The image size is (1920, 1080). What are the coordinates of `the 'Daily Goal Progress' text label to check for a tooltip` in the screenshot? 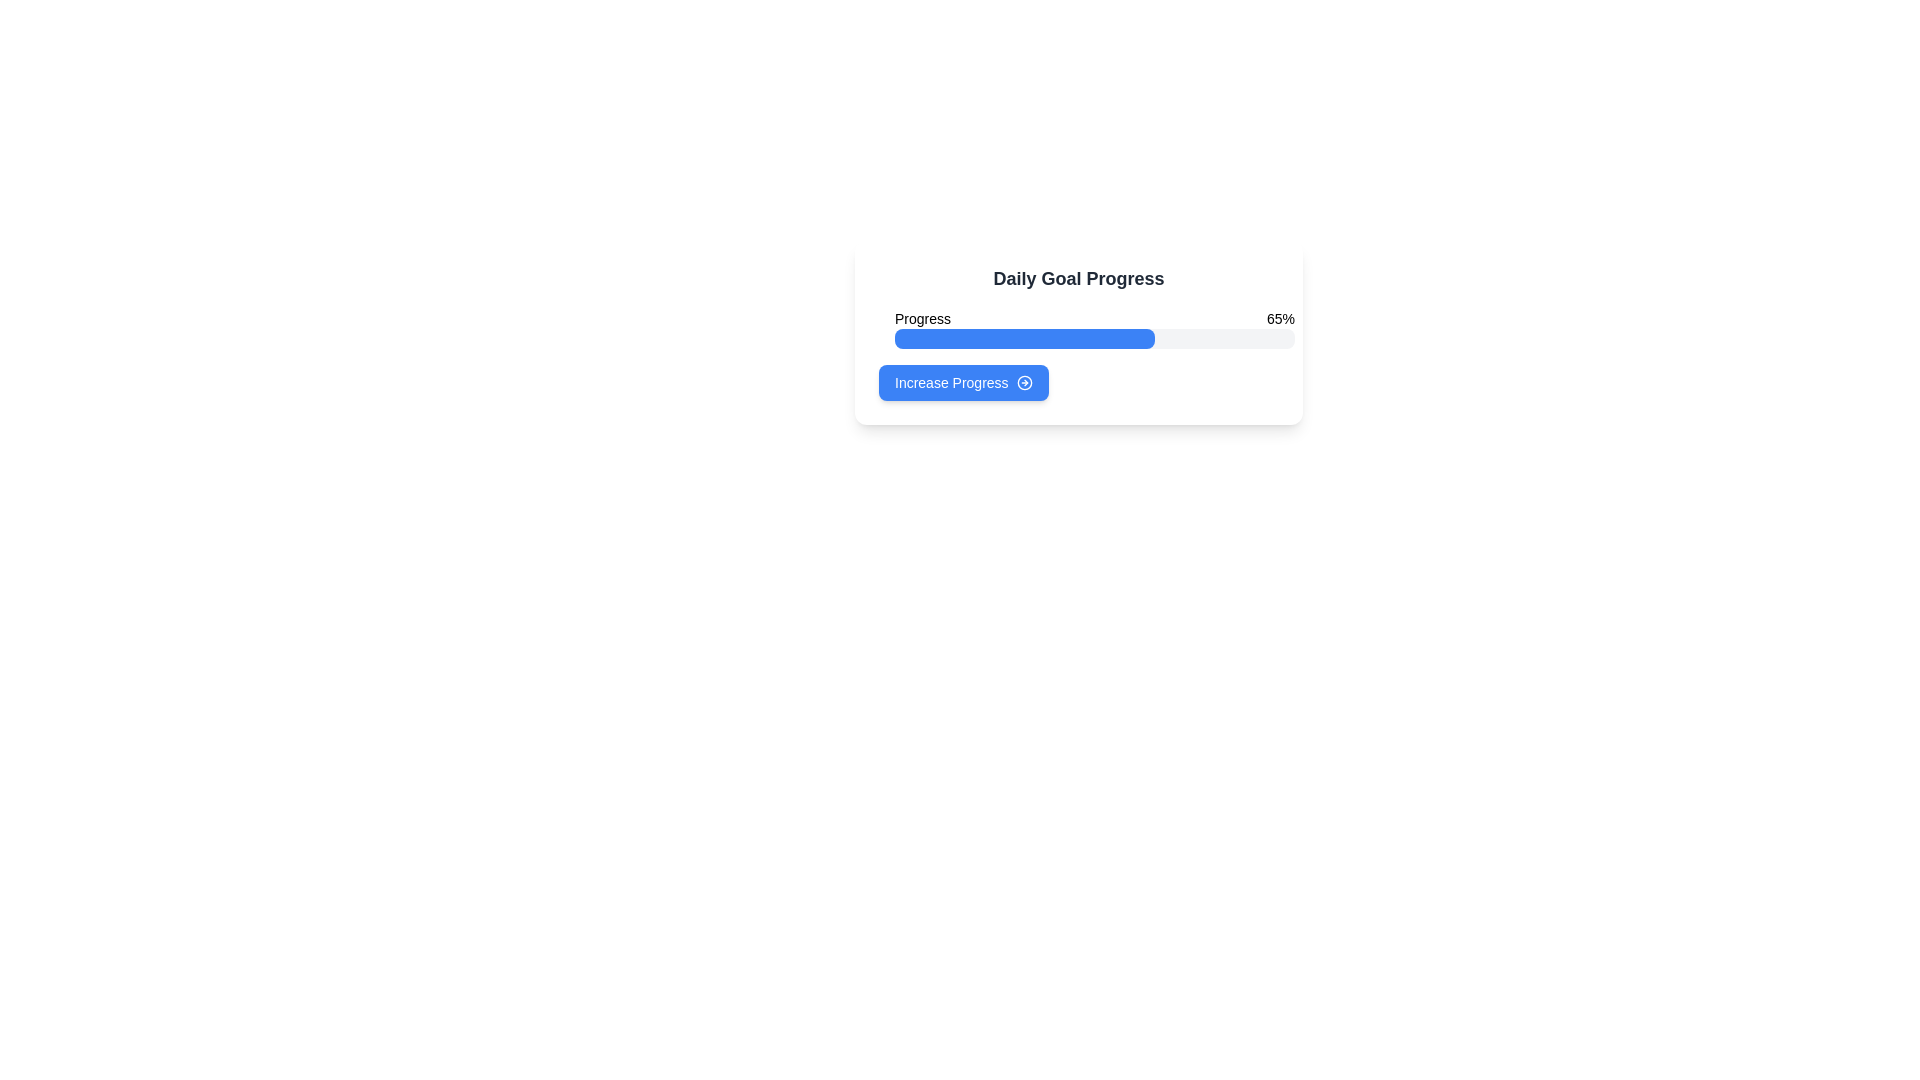 It's located at (1078, 278).